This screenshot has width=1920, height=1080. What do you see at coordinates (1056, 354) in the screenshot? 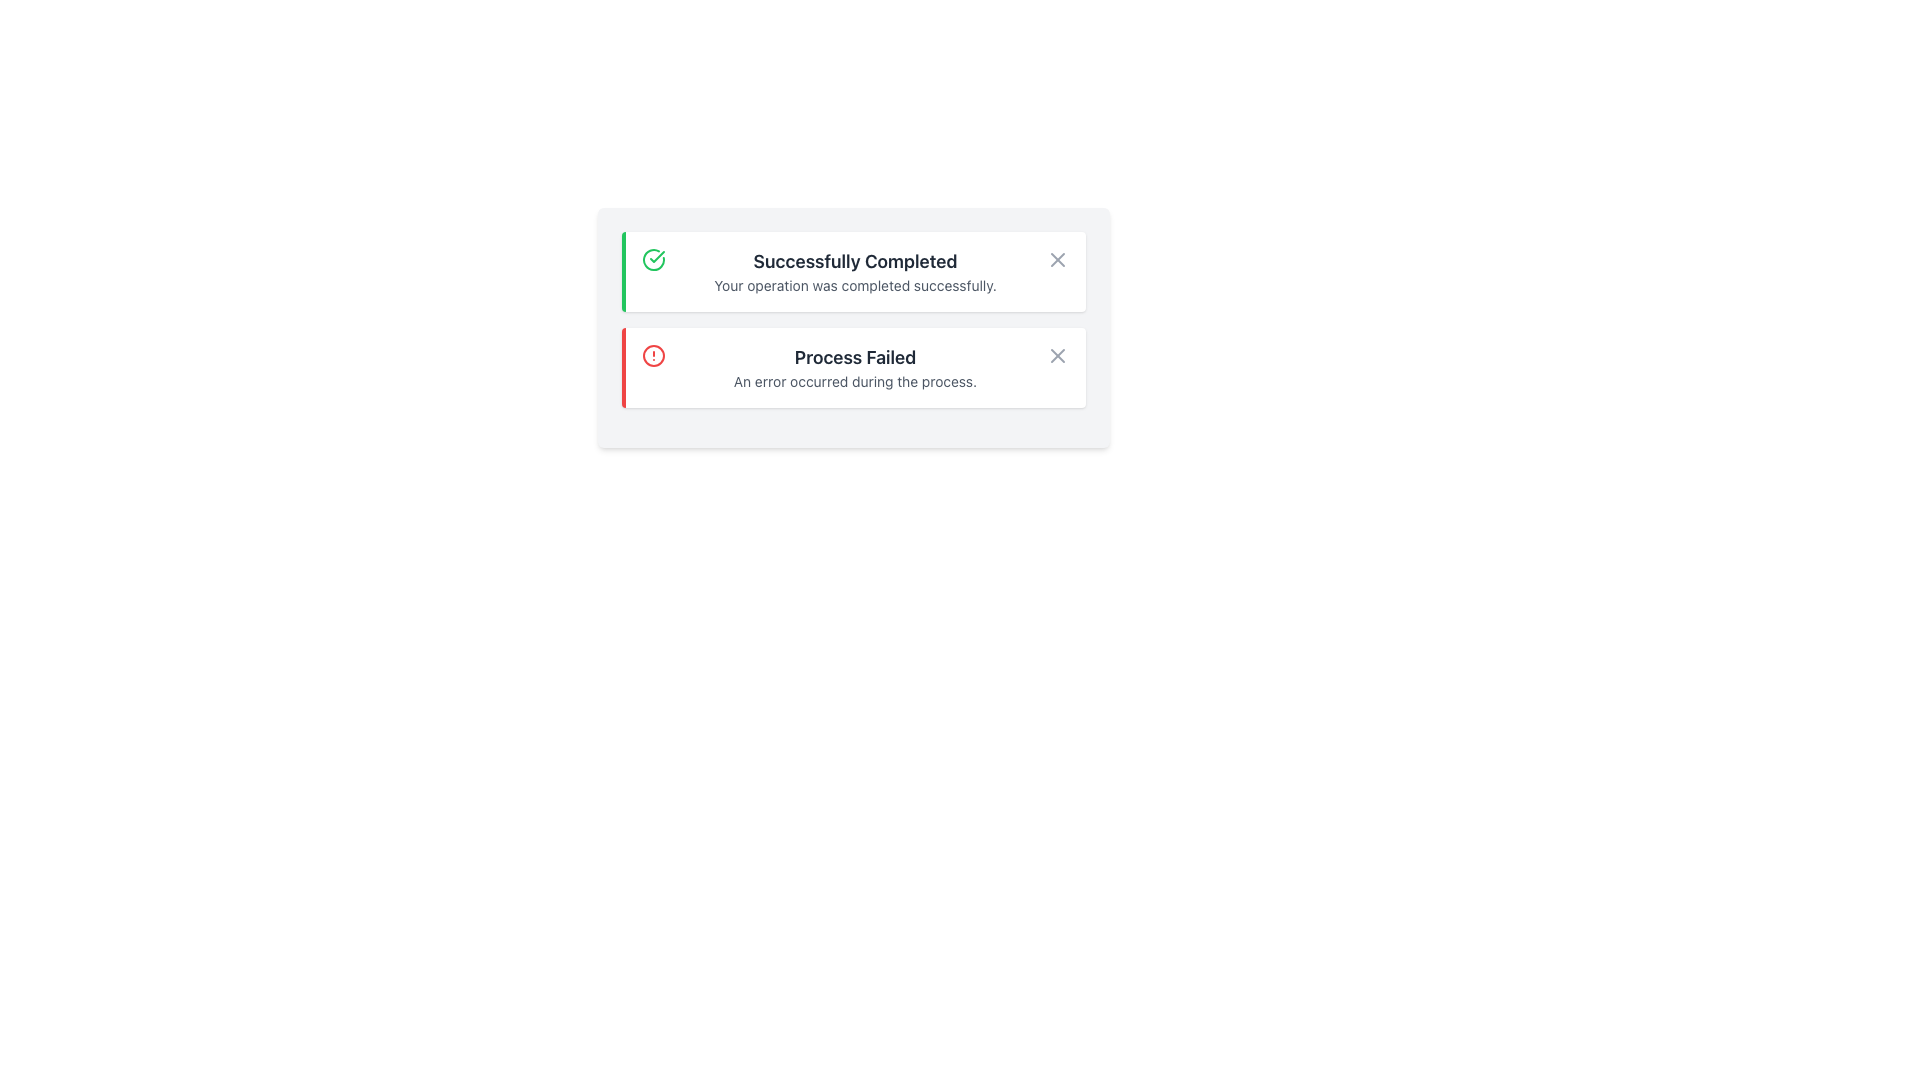
I see `the graphical icon located in the top-right region of the notification box, which serves as a visual cue for closing or dismissing the notification` at bounding box center [1056, 354].